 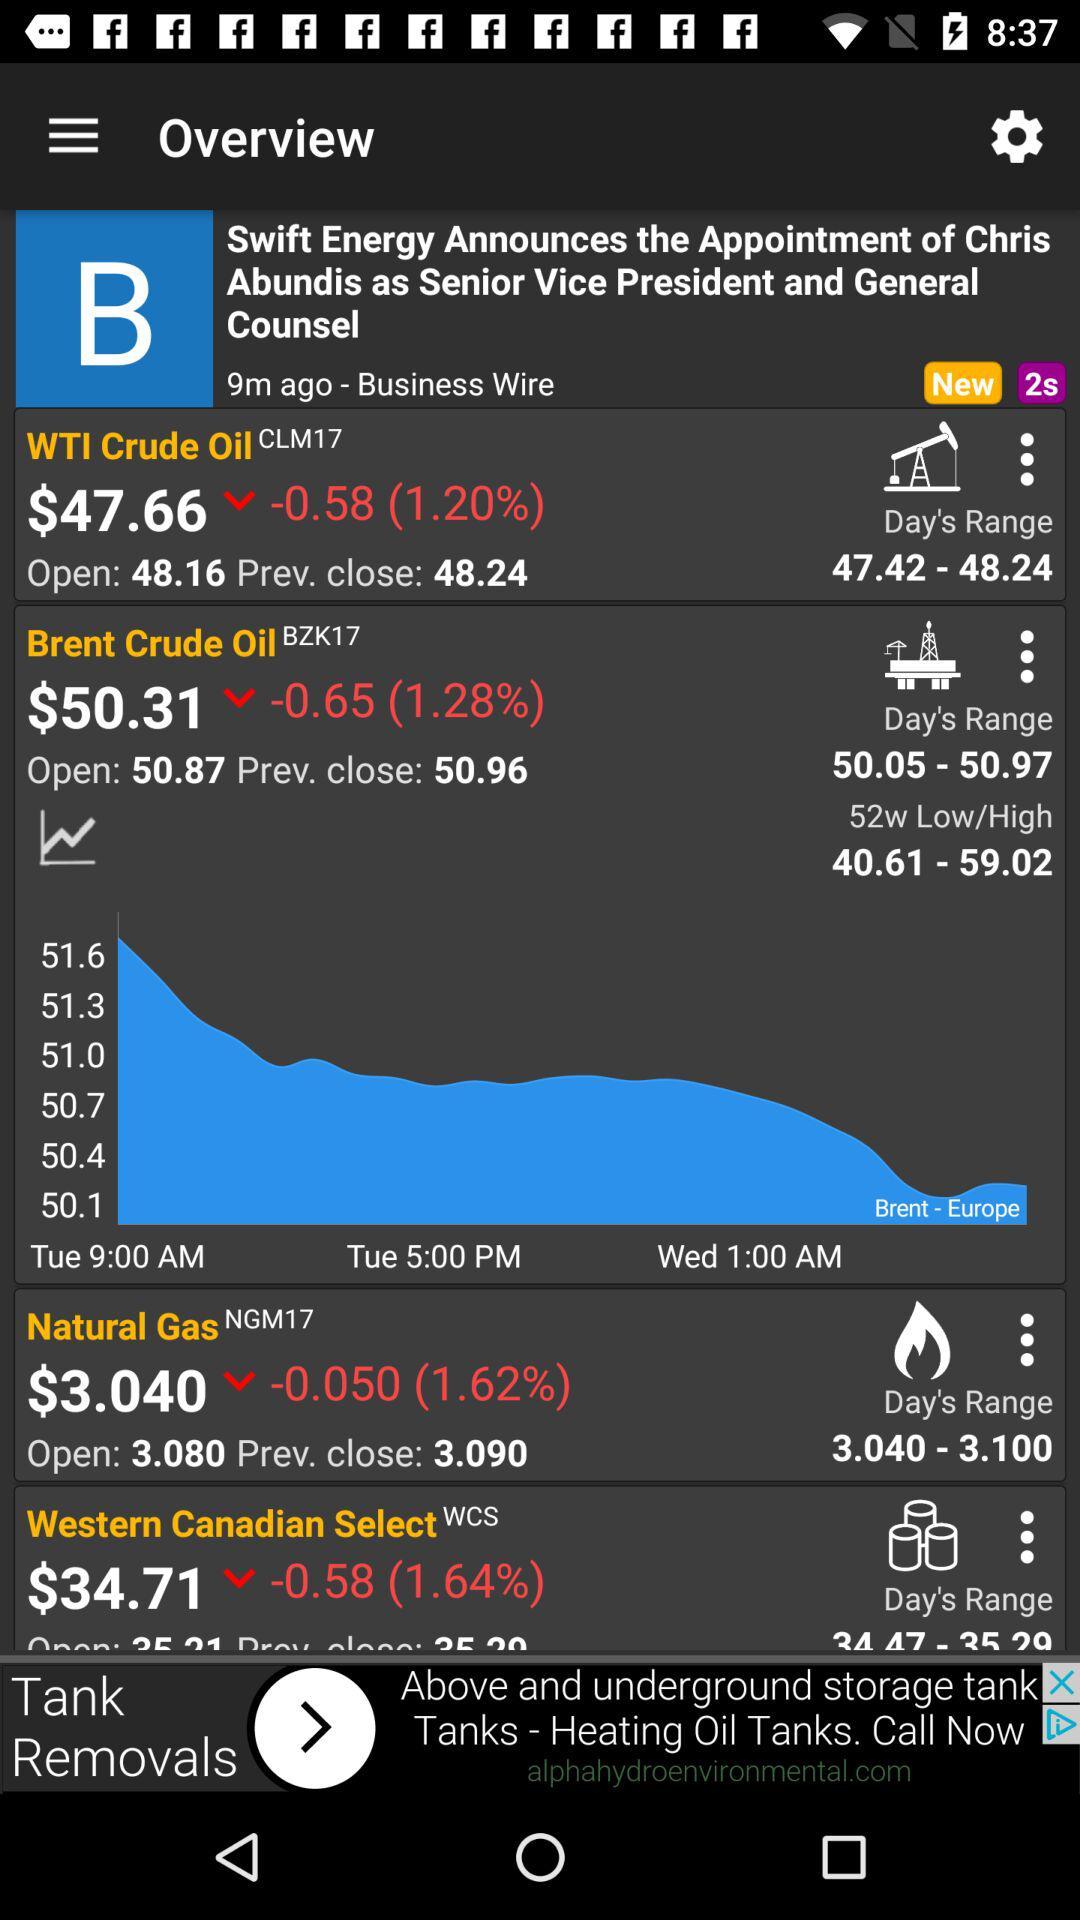 I want to click on advertisement banner, so click(x=540, y=1727).